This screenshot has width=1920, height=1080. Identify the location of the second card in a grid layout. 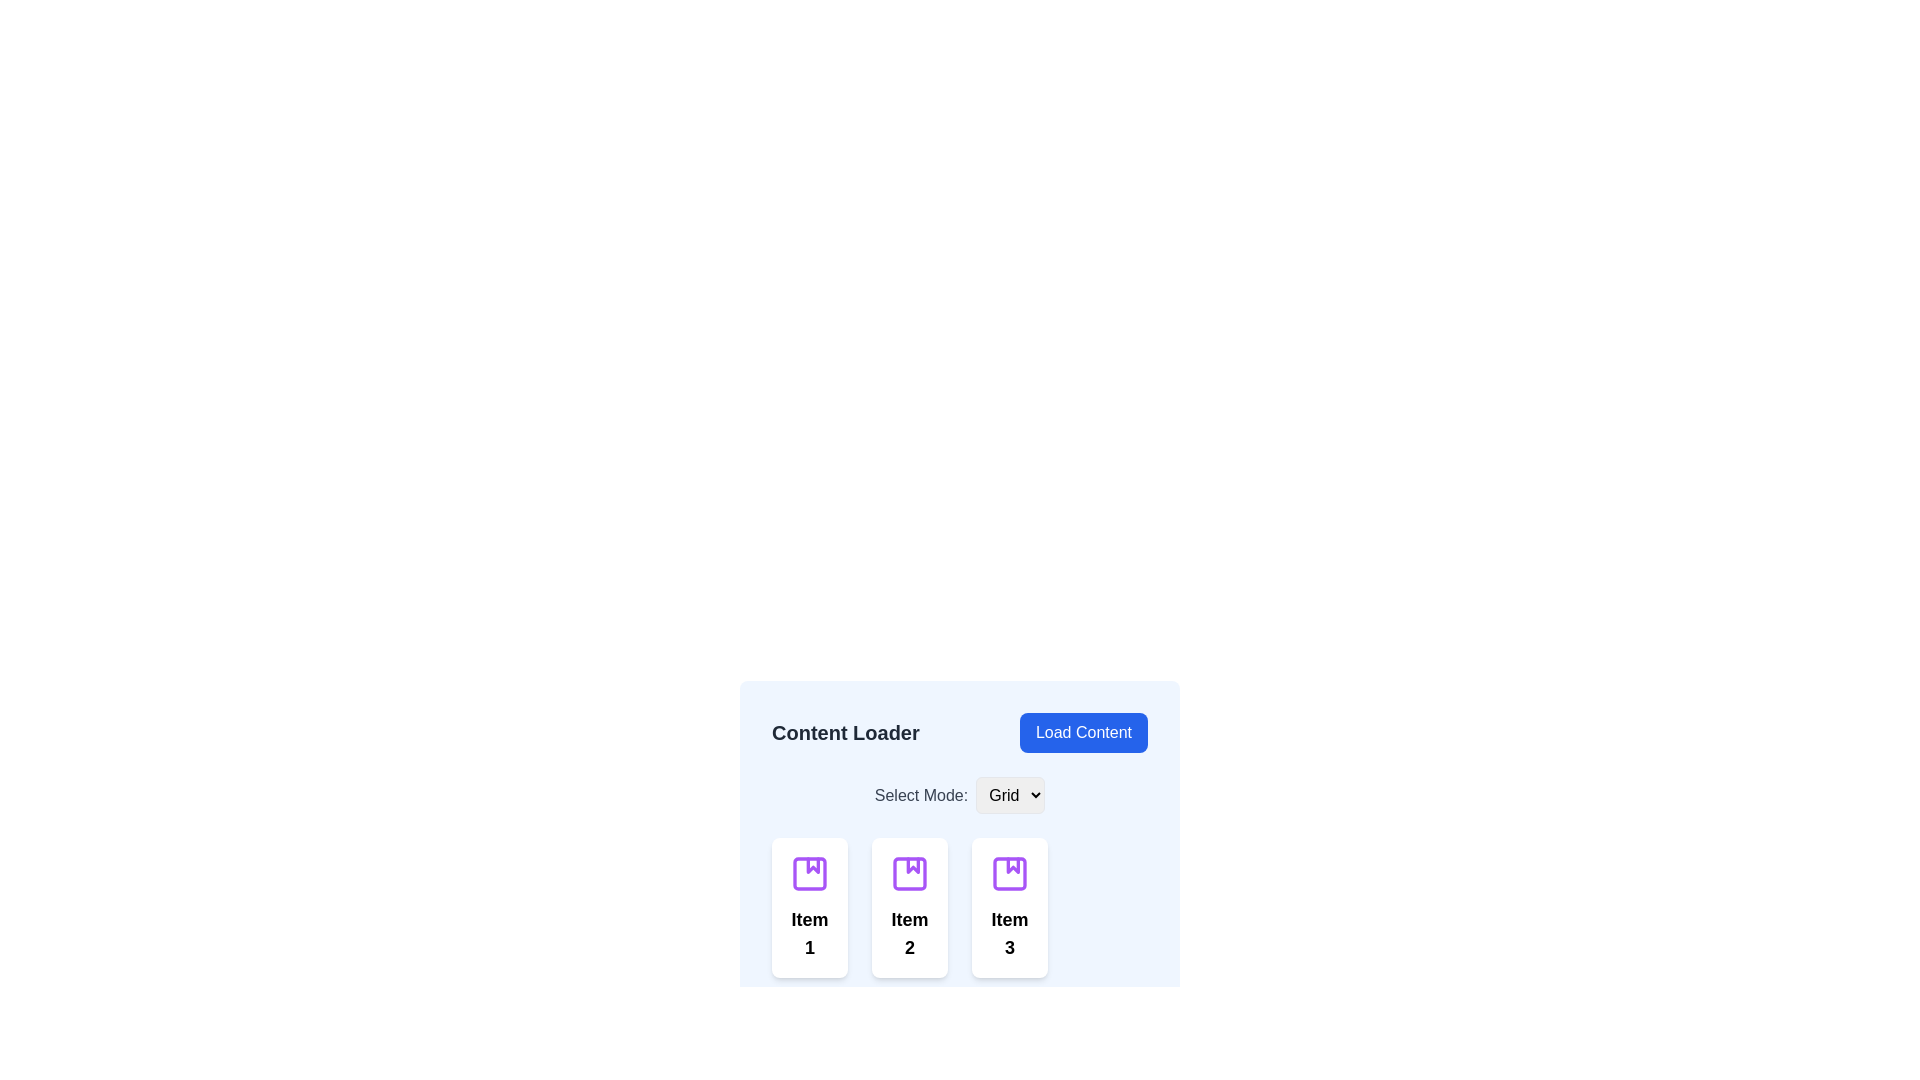
(909, 907).